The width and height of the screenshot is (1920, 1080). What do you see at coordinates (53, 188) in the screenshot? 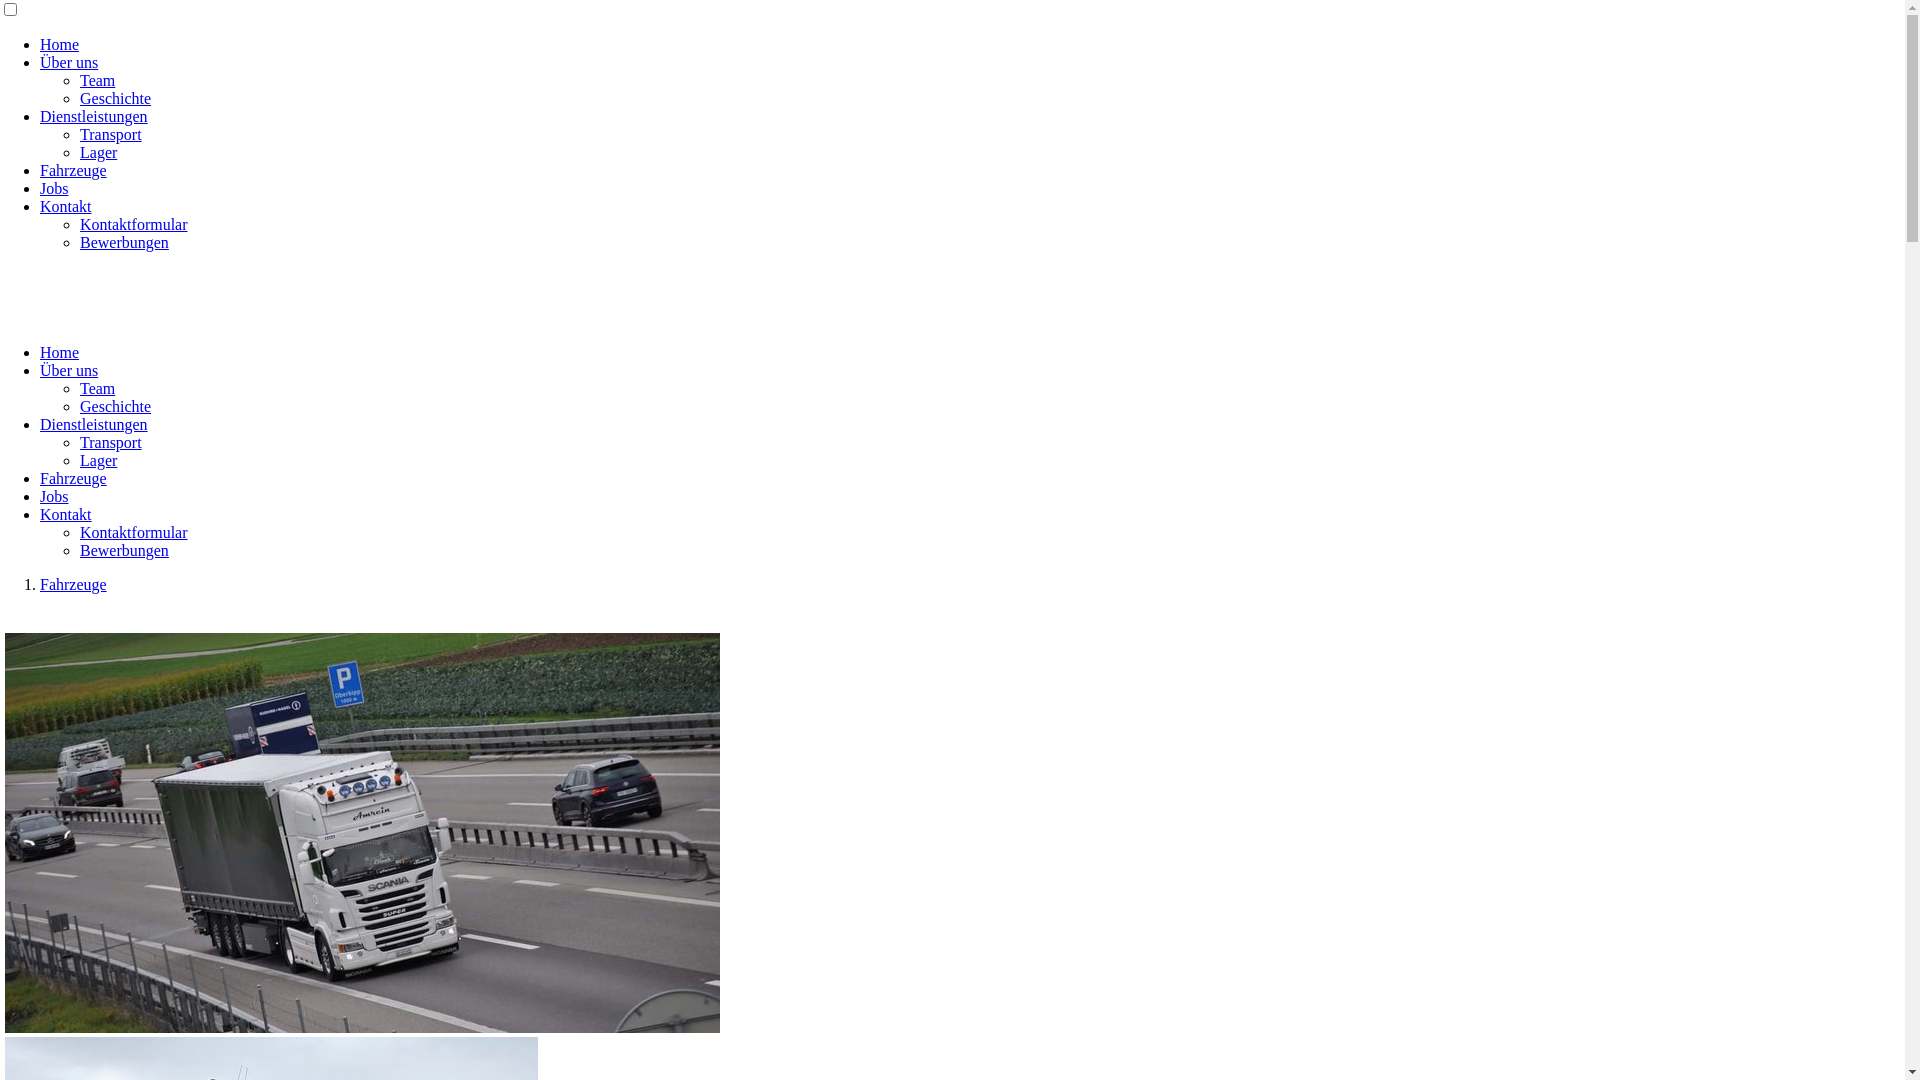
I see `'Jobs'` at bounding box center [53, 188].